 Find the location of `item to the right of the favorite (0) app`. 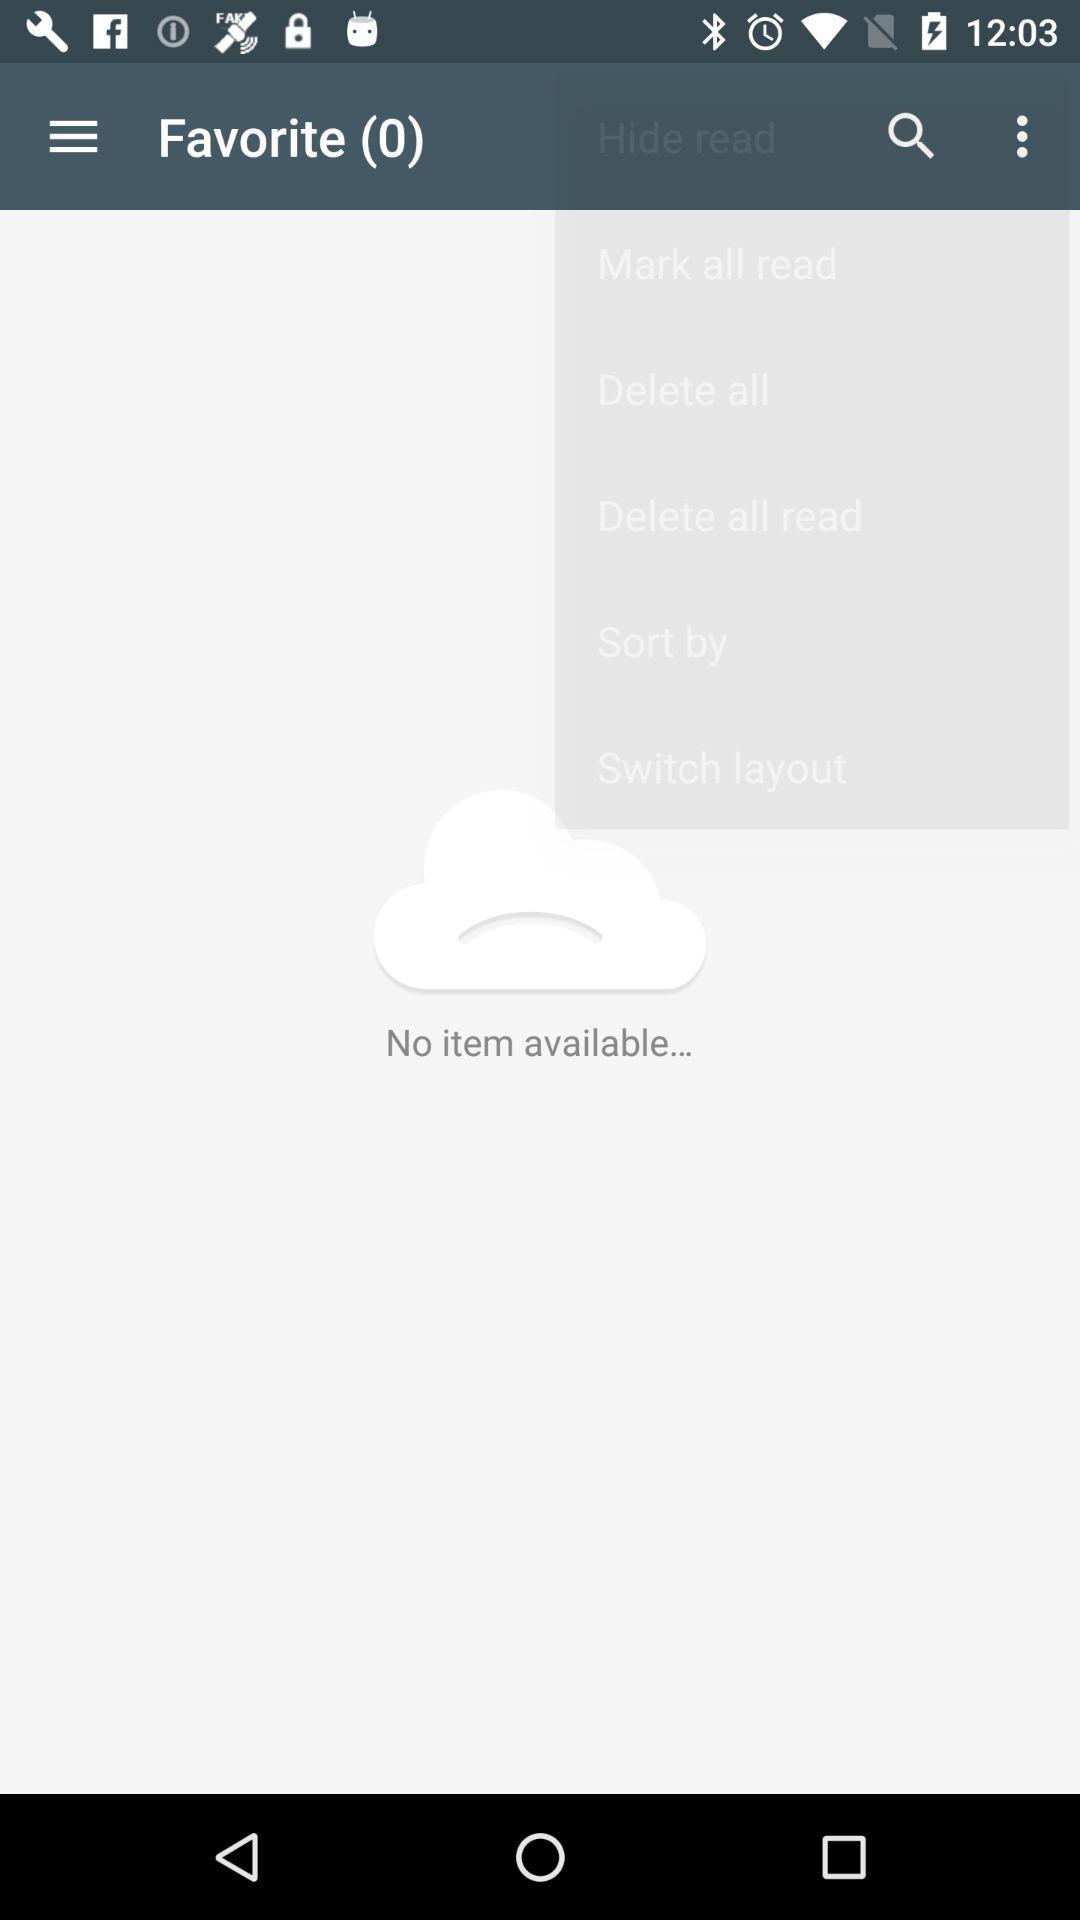

item to the right of the favorite (0) app is located at coordinates (911, 135).